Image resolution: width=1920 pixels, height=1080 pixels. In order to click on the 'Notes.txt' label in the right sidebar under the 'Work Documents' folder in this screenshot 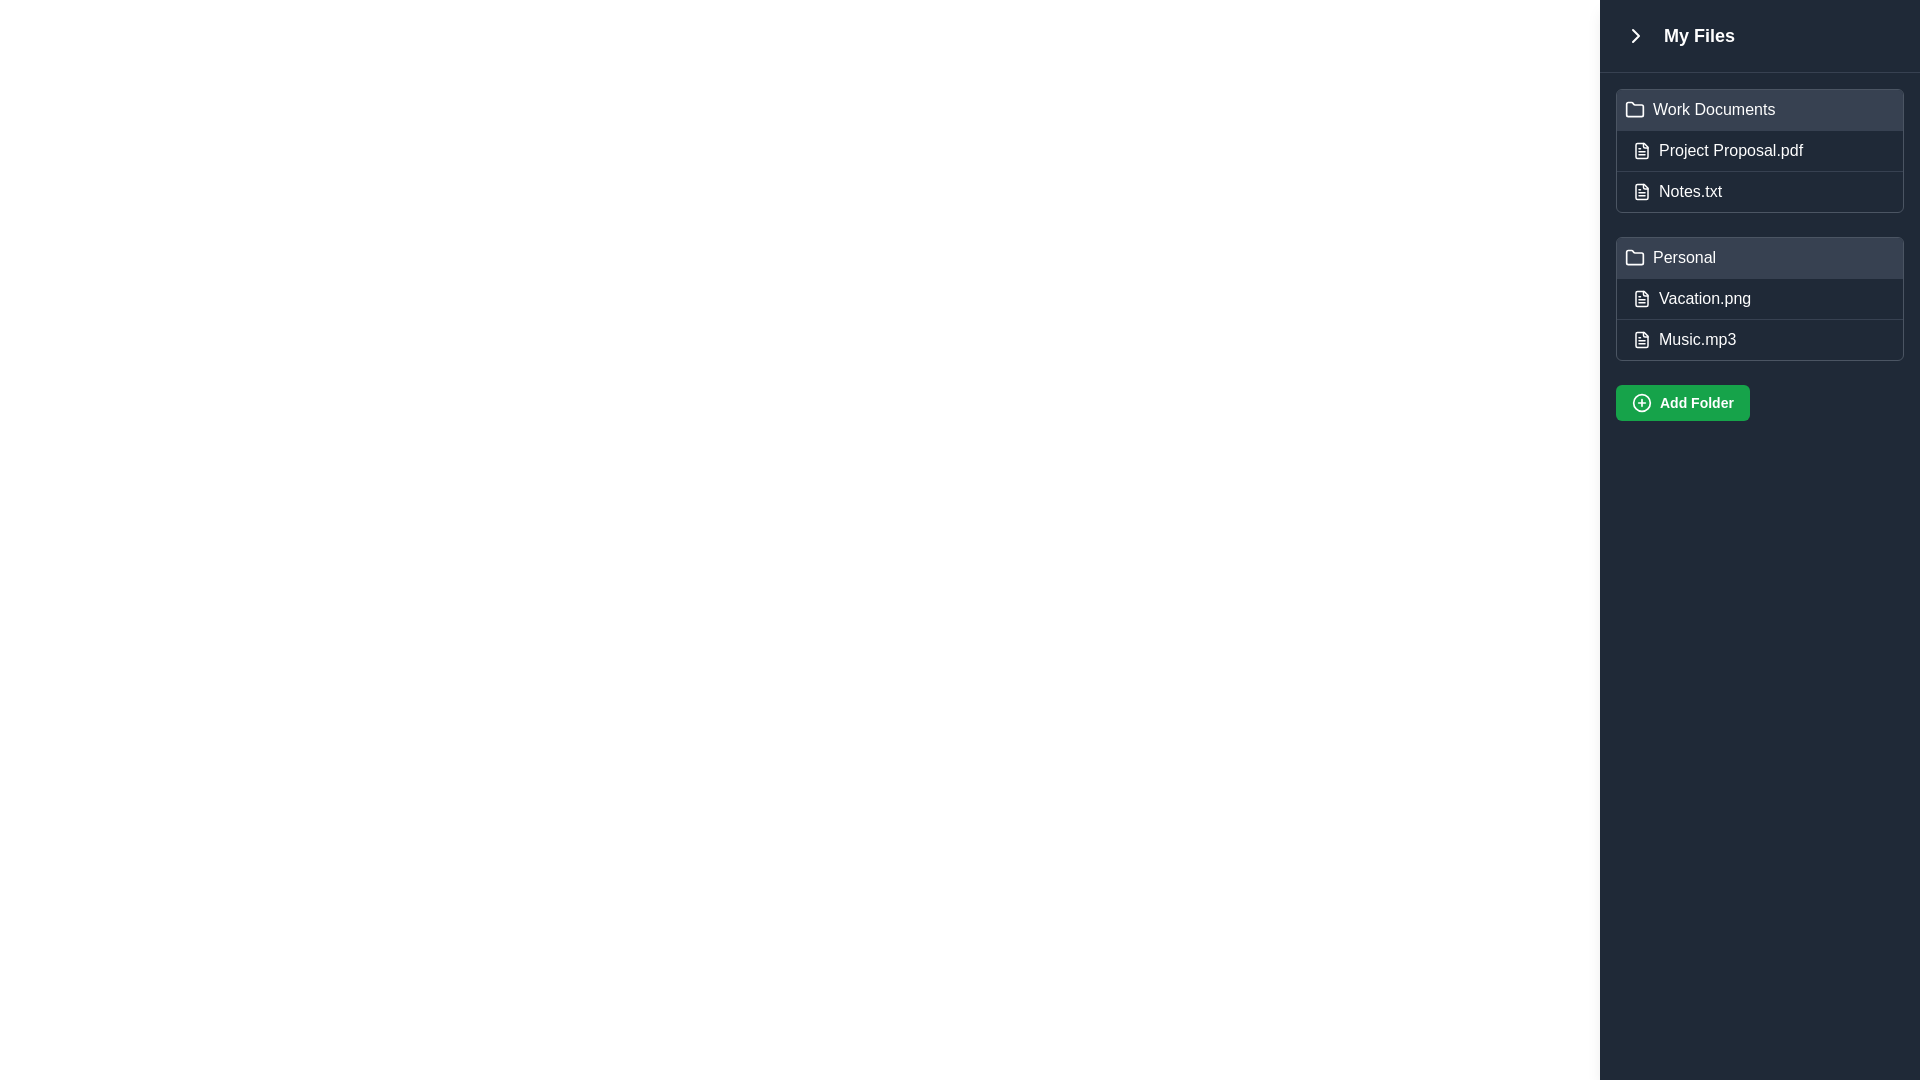, I will do `click(1689, 192)`.